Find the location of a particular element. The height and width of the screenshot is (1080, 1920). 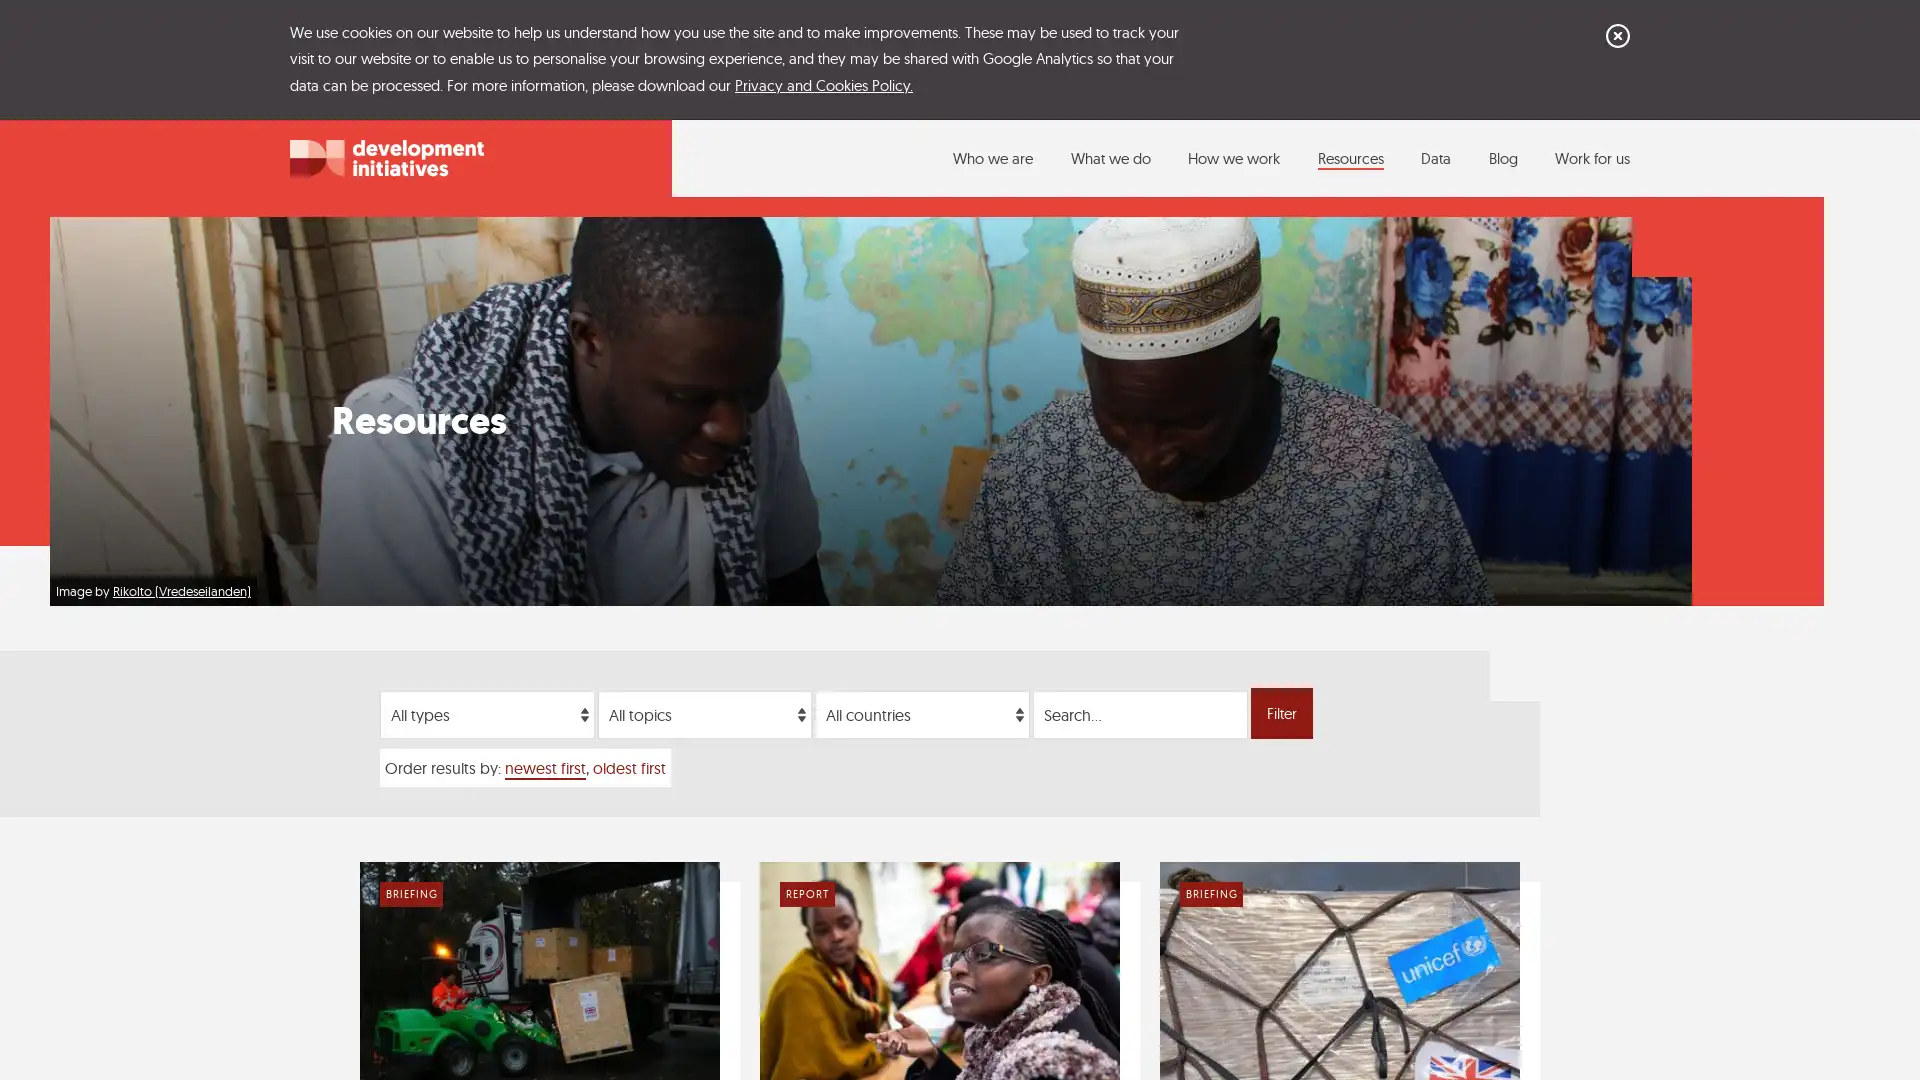

Filter is located at coordinates (1282, 712).